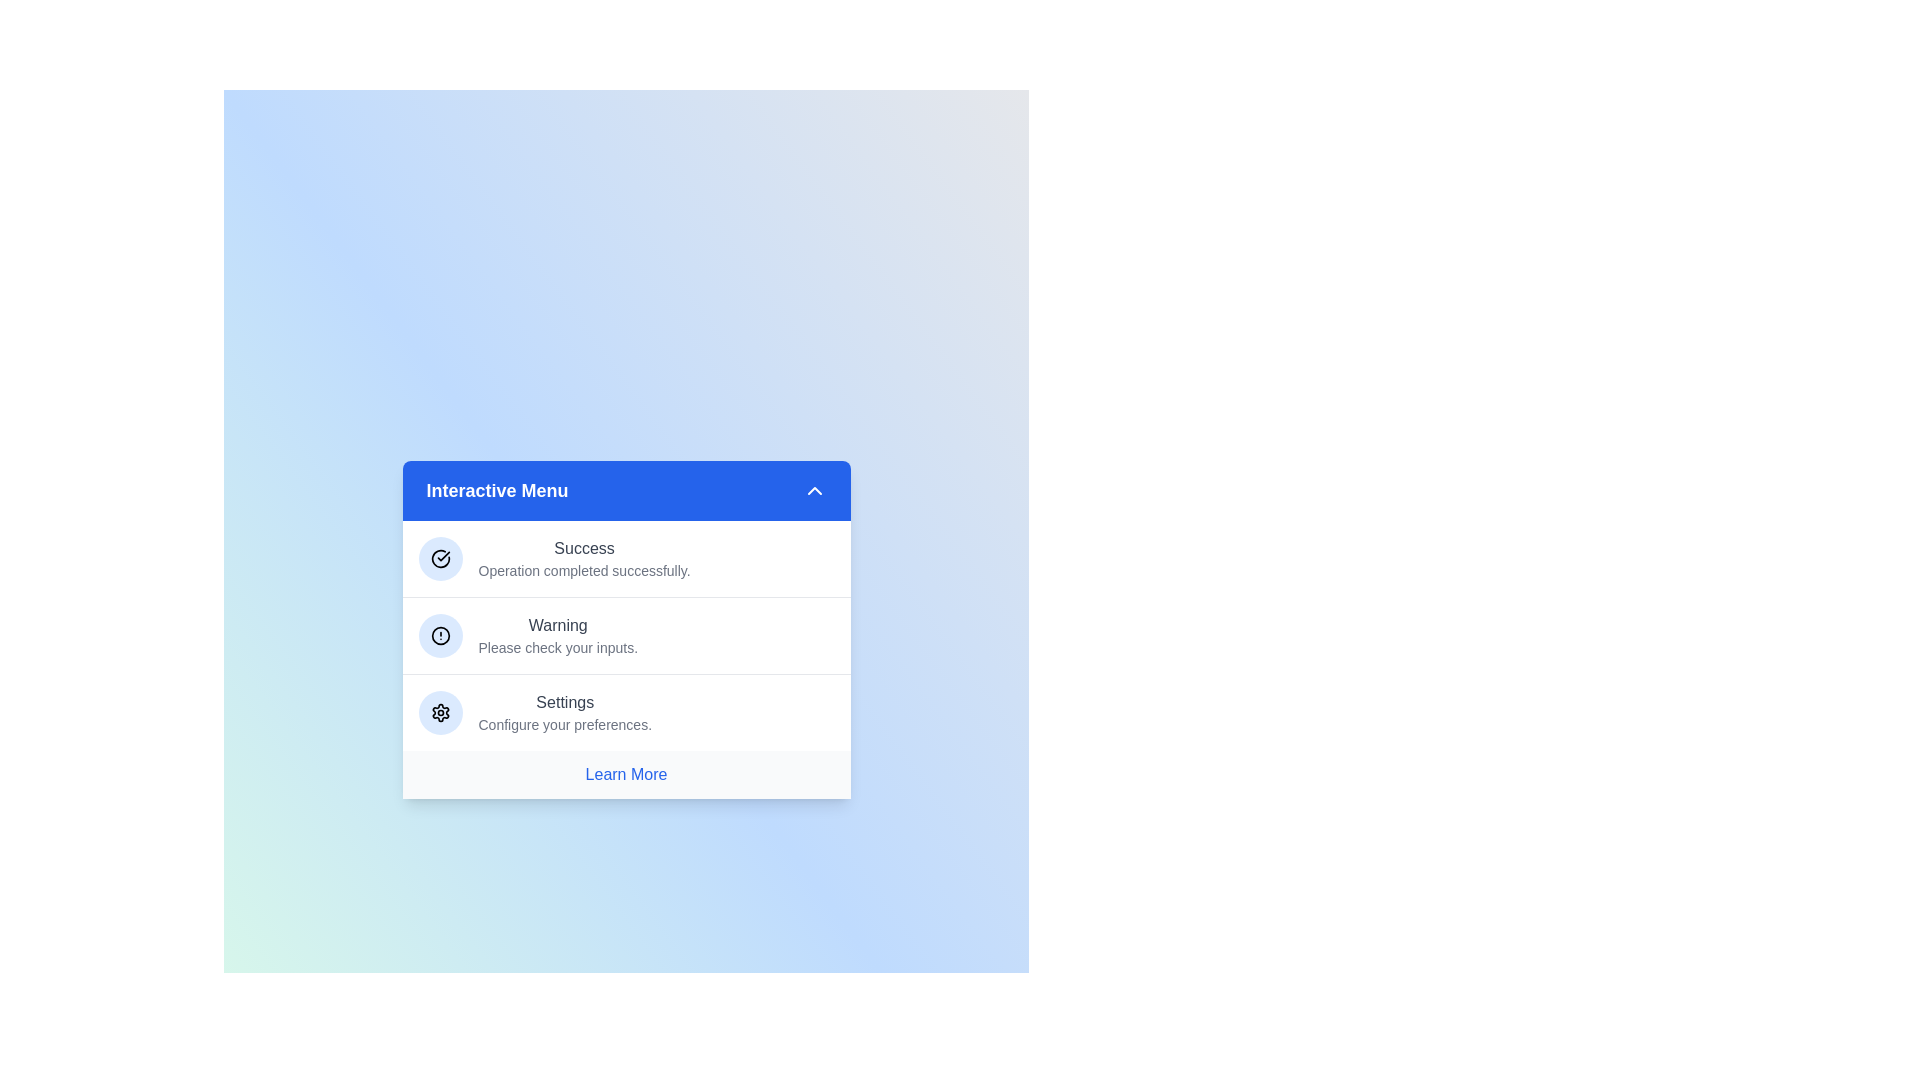  I want to click on the menu item corresponding to Success, so click(625, 559).